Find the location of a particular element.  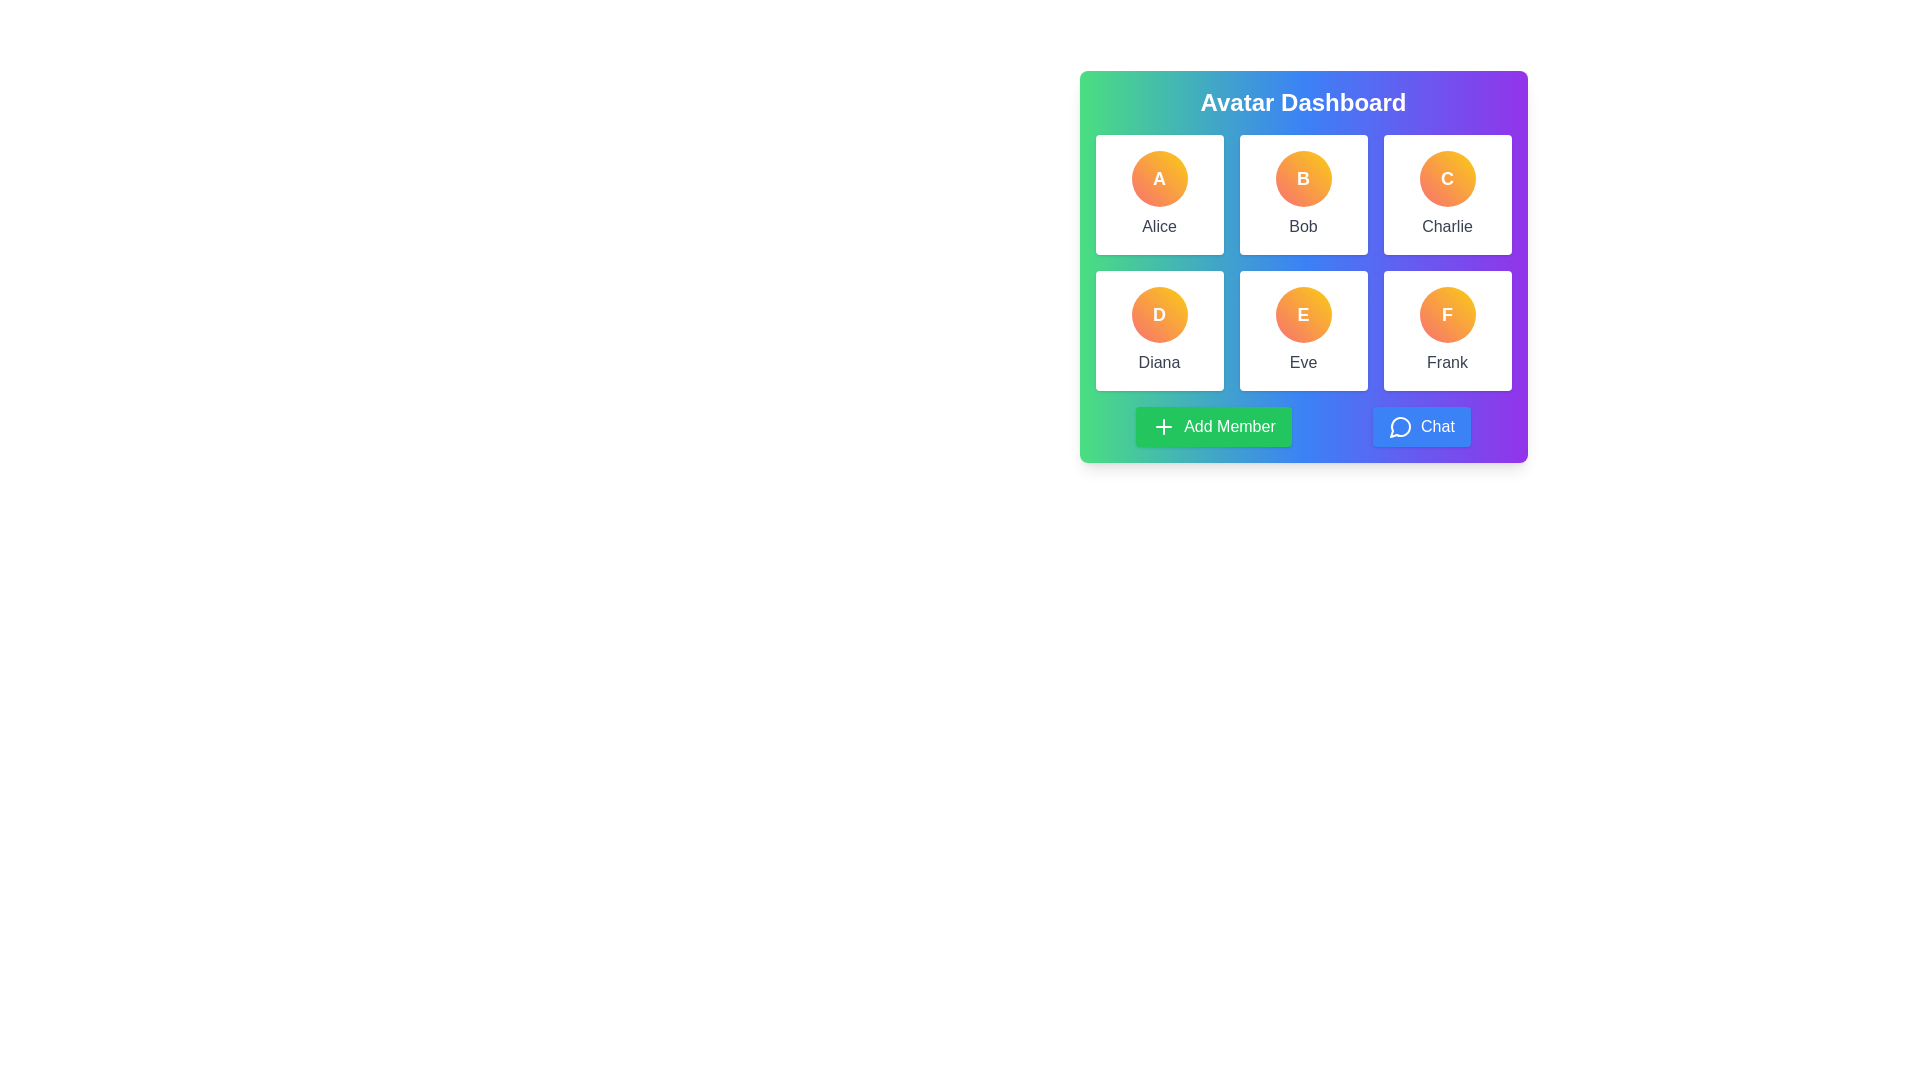

the user card named 'Bob' which features a circular avatar with a gradient from yellow to red and the letter 'B', located in the second column of the first row of a grid layout is located at coordinates (1303, 195).